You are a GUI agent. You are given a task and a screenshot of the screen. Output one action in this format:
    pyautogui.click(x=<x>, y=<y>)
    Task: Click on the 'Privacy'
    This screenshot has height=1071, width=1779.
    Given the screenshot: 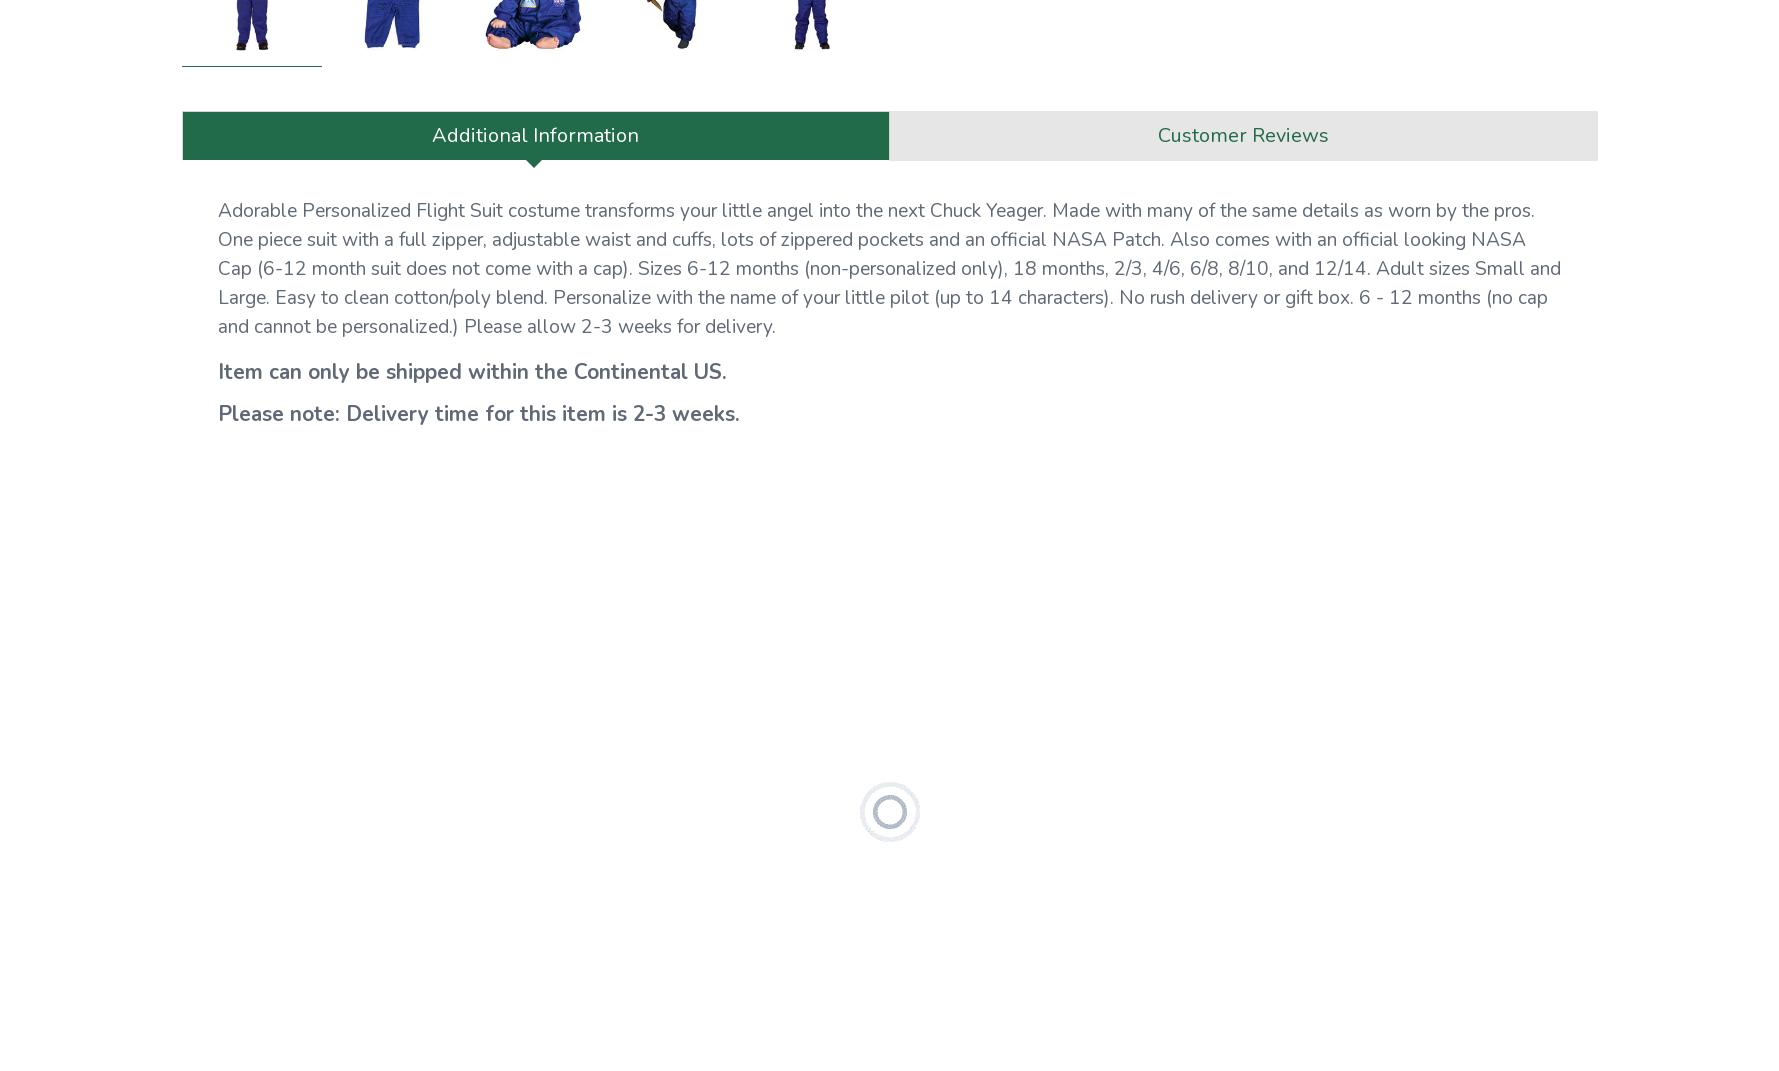 What is the action you would take?
    pyautogui.click(x=205, y=186)
    